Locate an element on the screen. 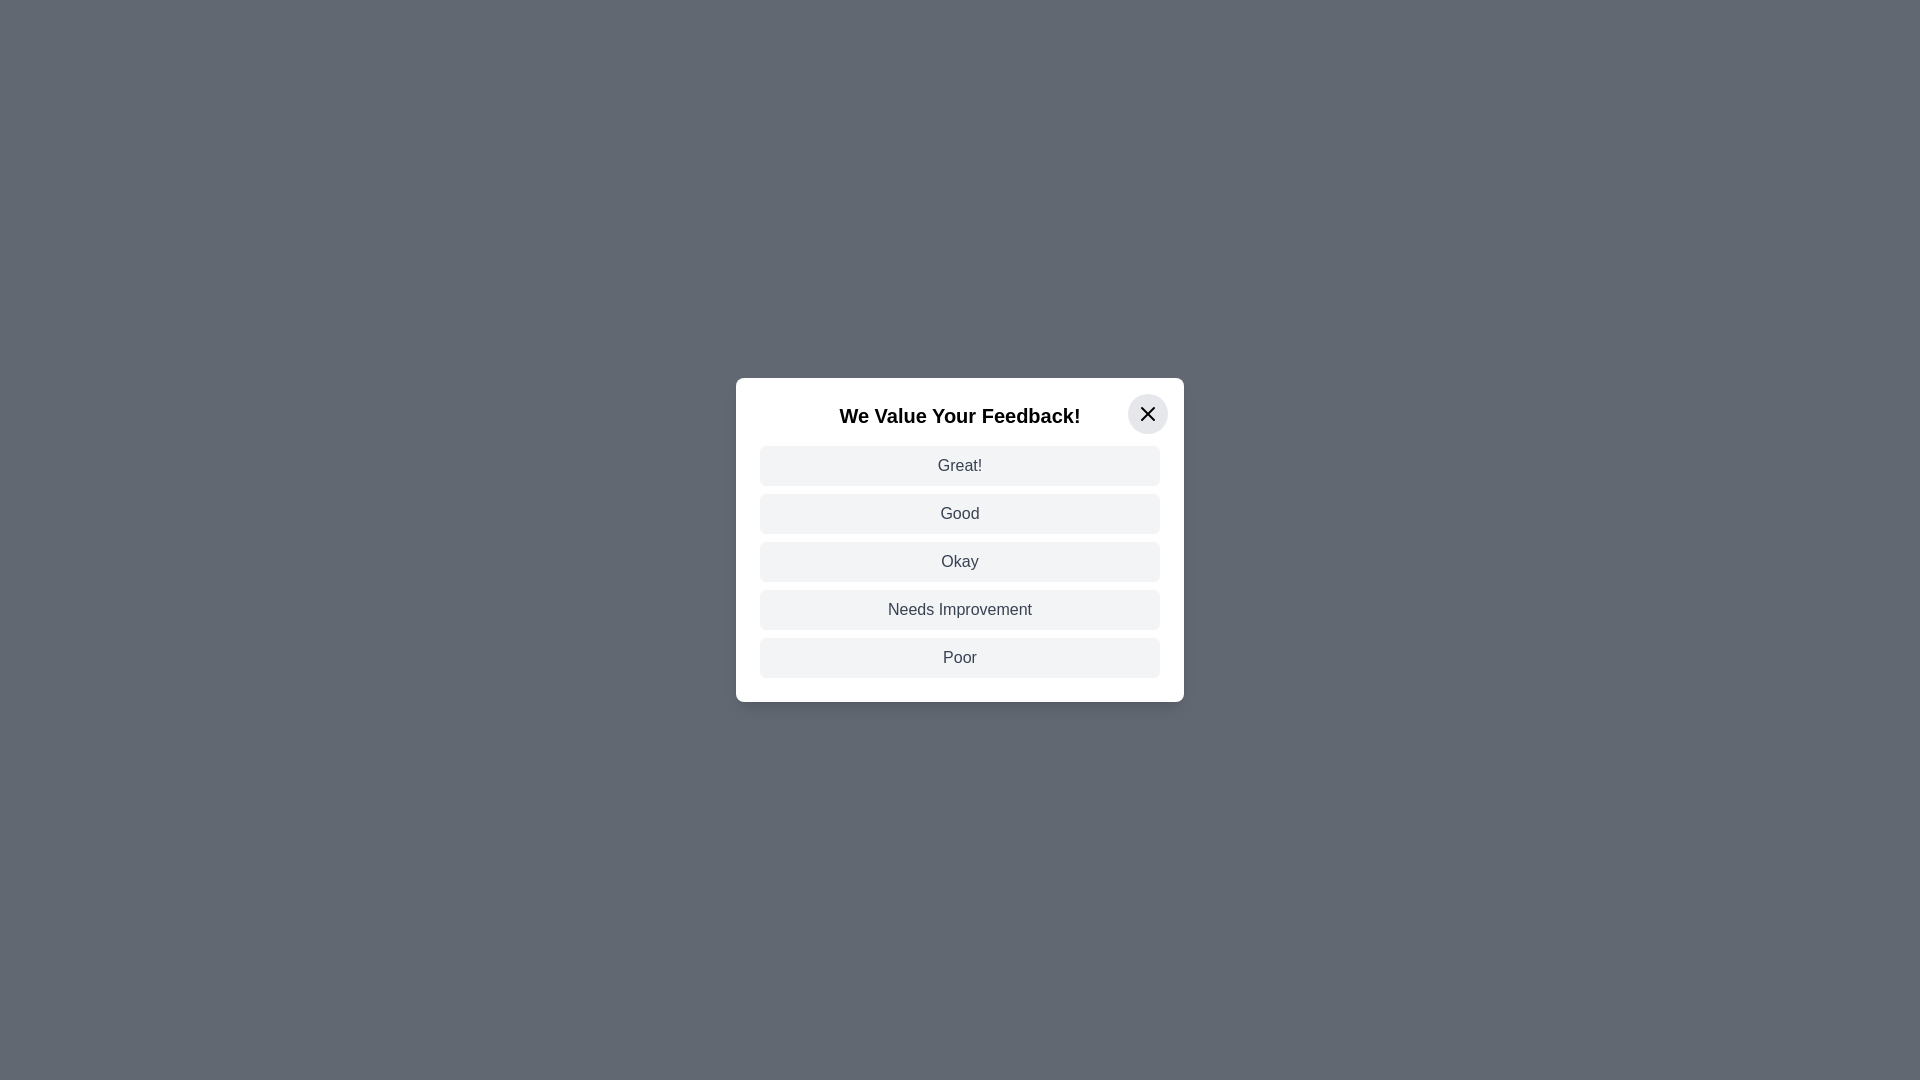  close button at the top-right corner of the dialog is located at coordinates (1147, 412).